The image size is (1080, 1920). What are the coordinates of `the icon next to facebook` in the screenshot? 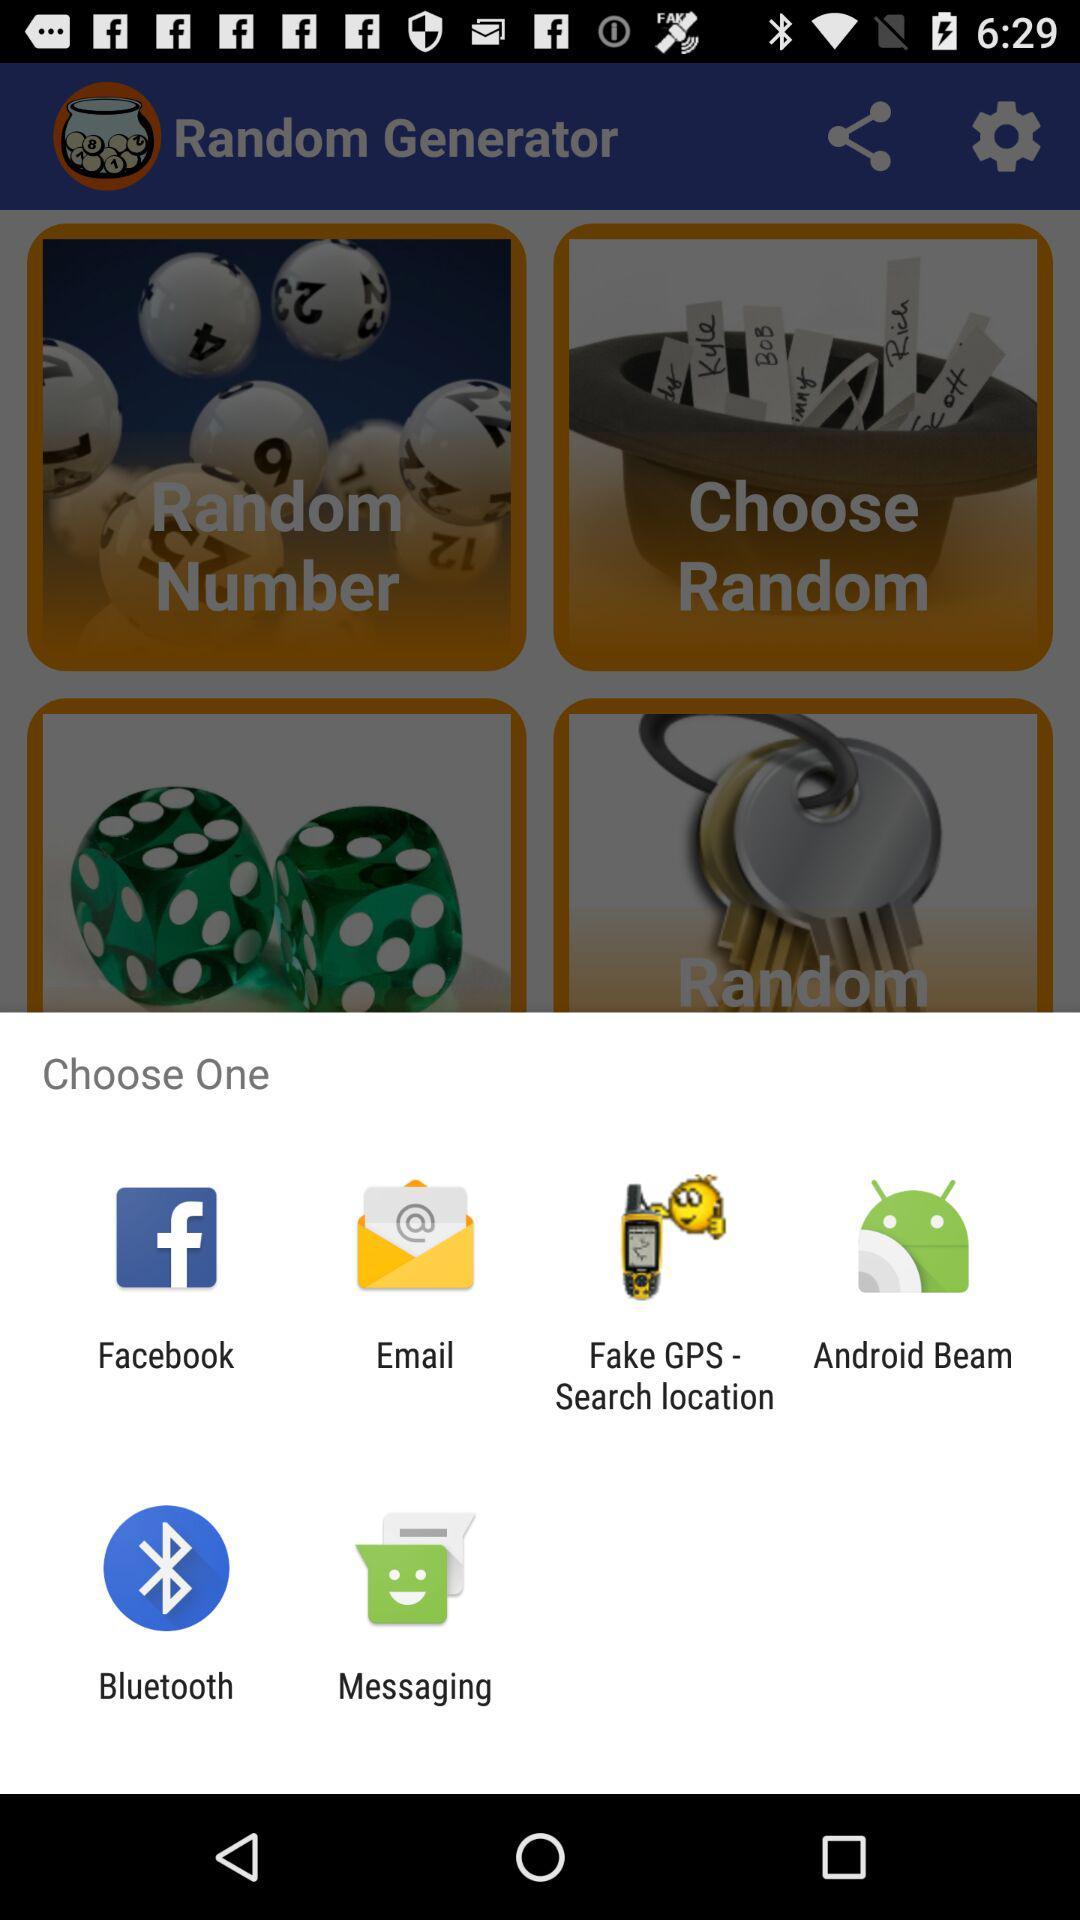 It's located at (414, 1374).